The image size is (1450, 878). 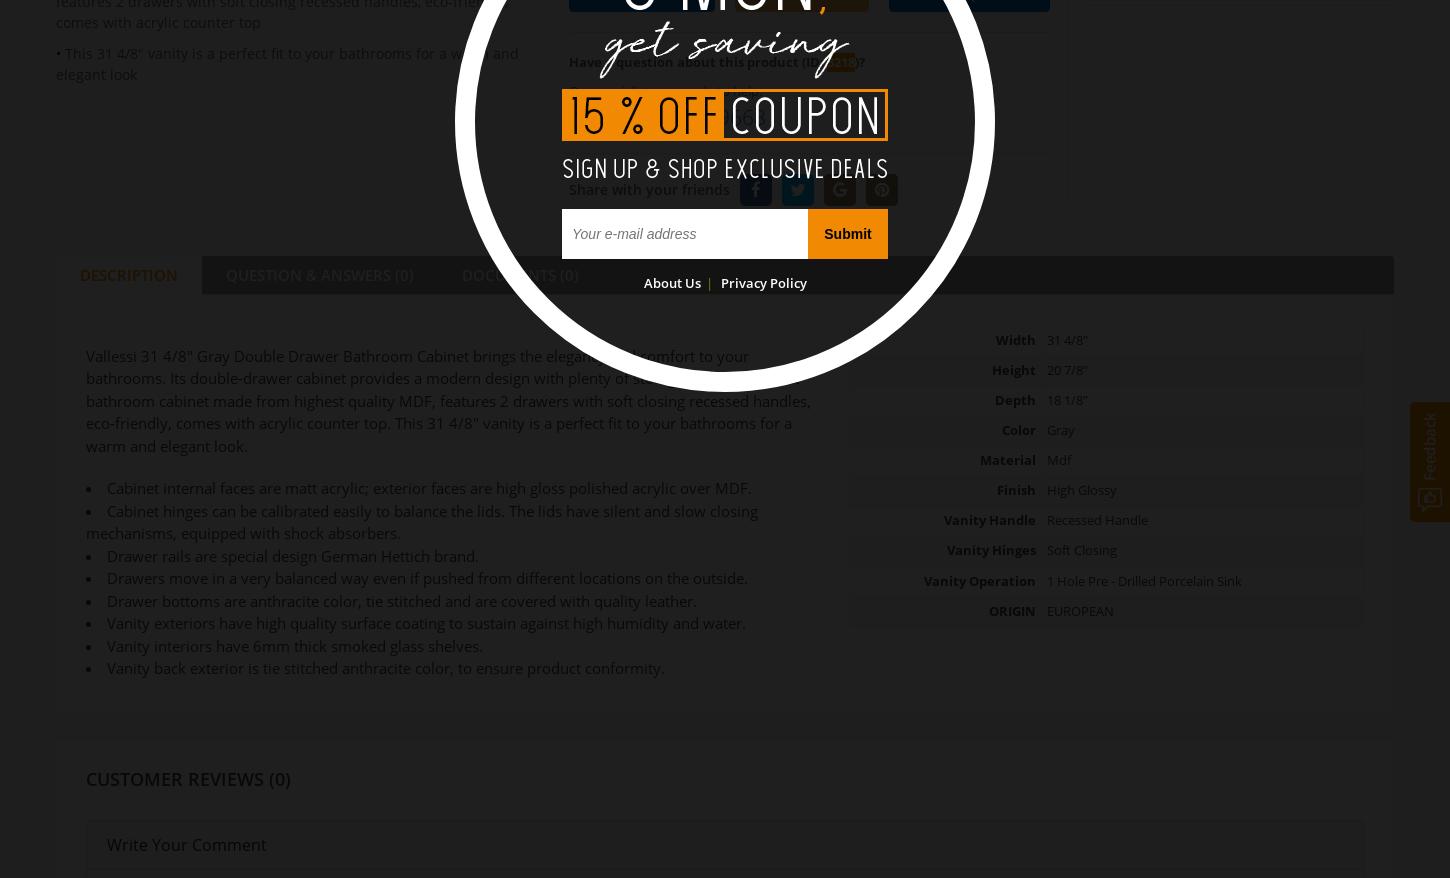 What do you see at coordinates (506, 423) in the screenshot?
I see `'. This 31 4/8" vanity is a perfect fit'` at bounding box center [506, 423].